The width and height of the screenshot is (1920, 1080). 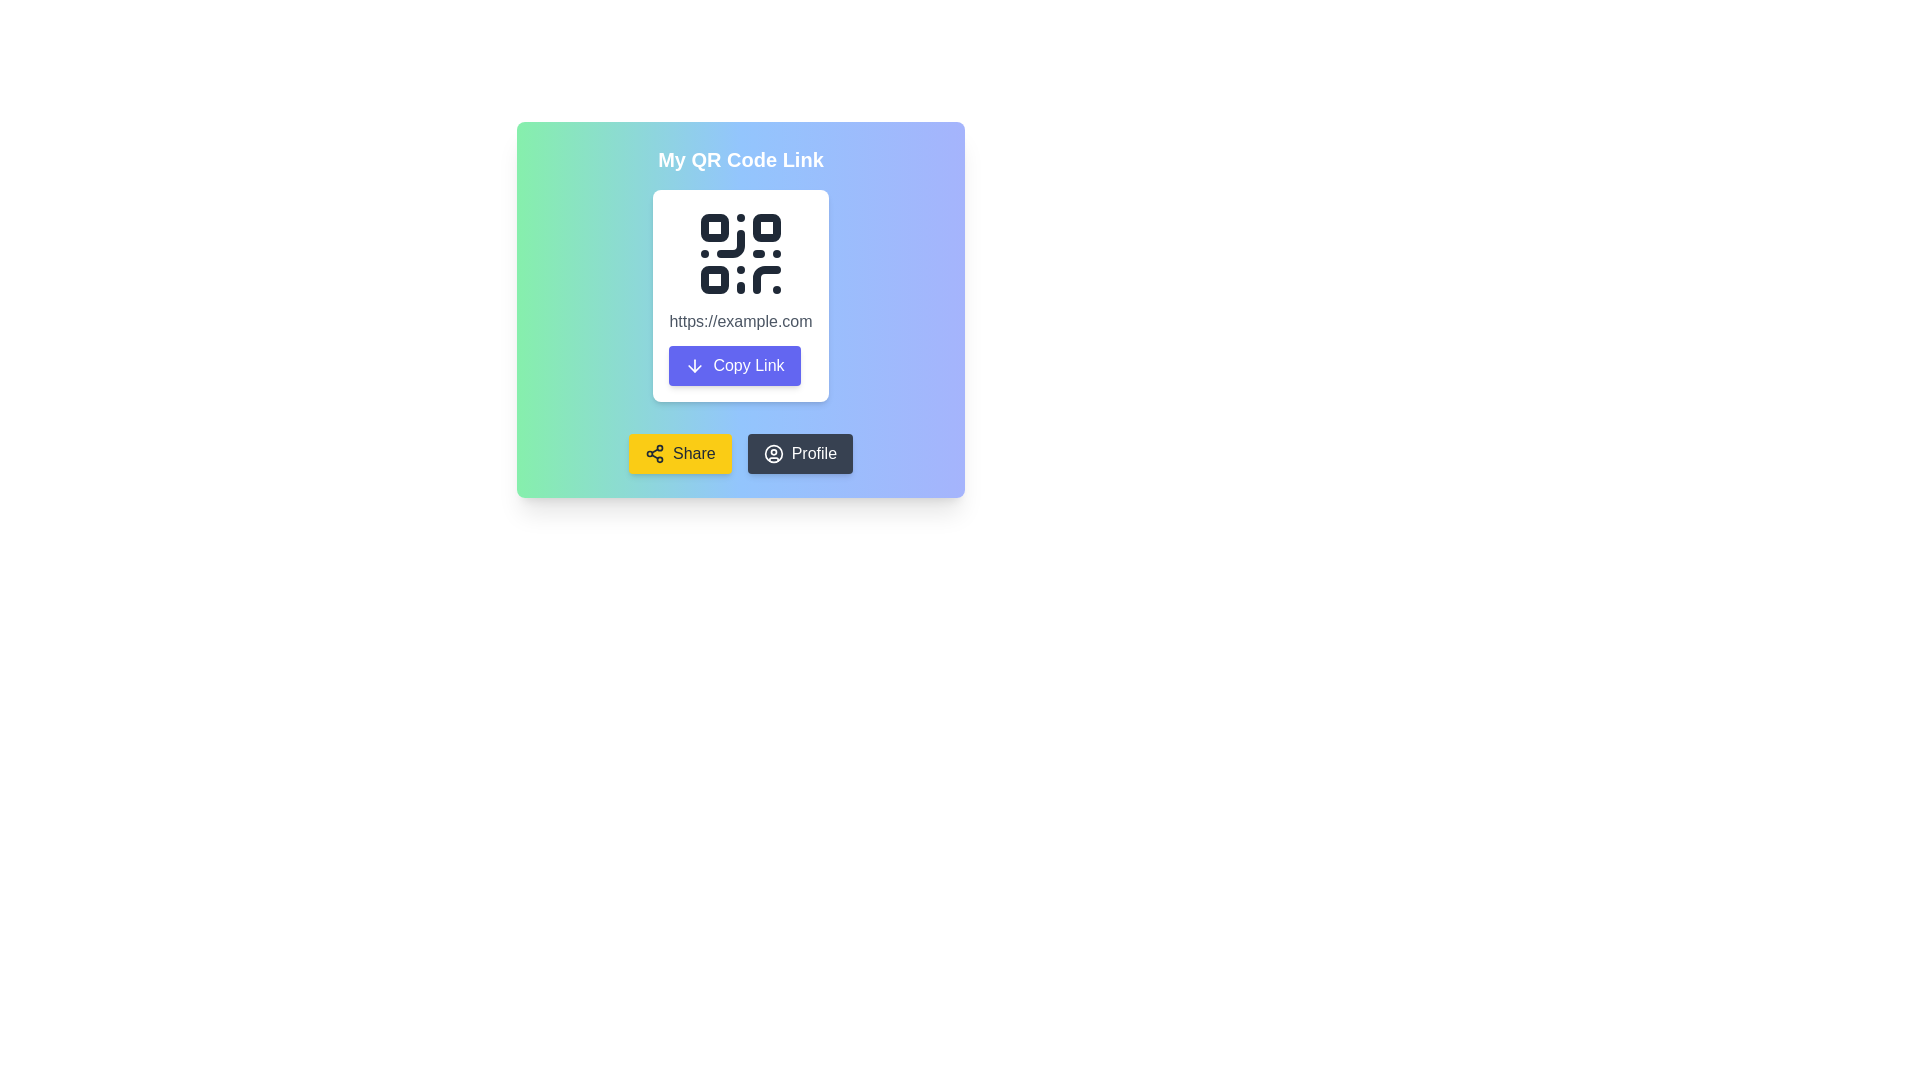 What do you see at coordinates (715, 226) in the screenshot?
I see `the decorative square located at the top-left corner of the QR code, which is a small rounded square styled in black and white` at bounding box center [715, 226].